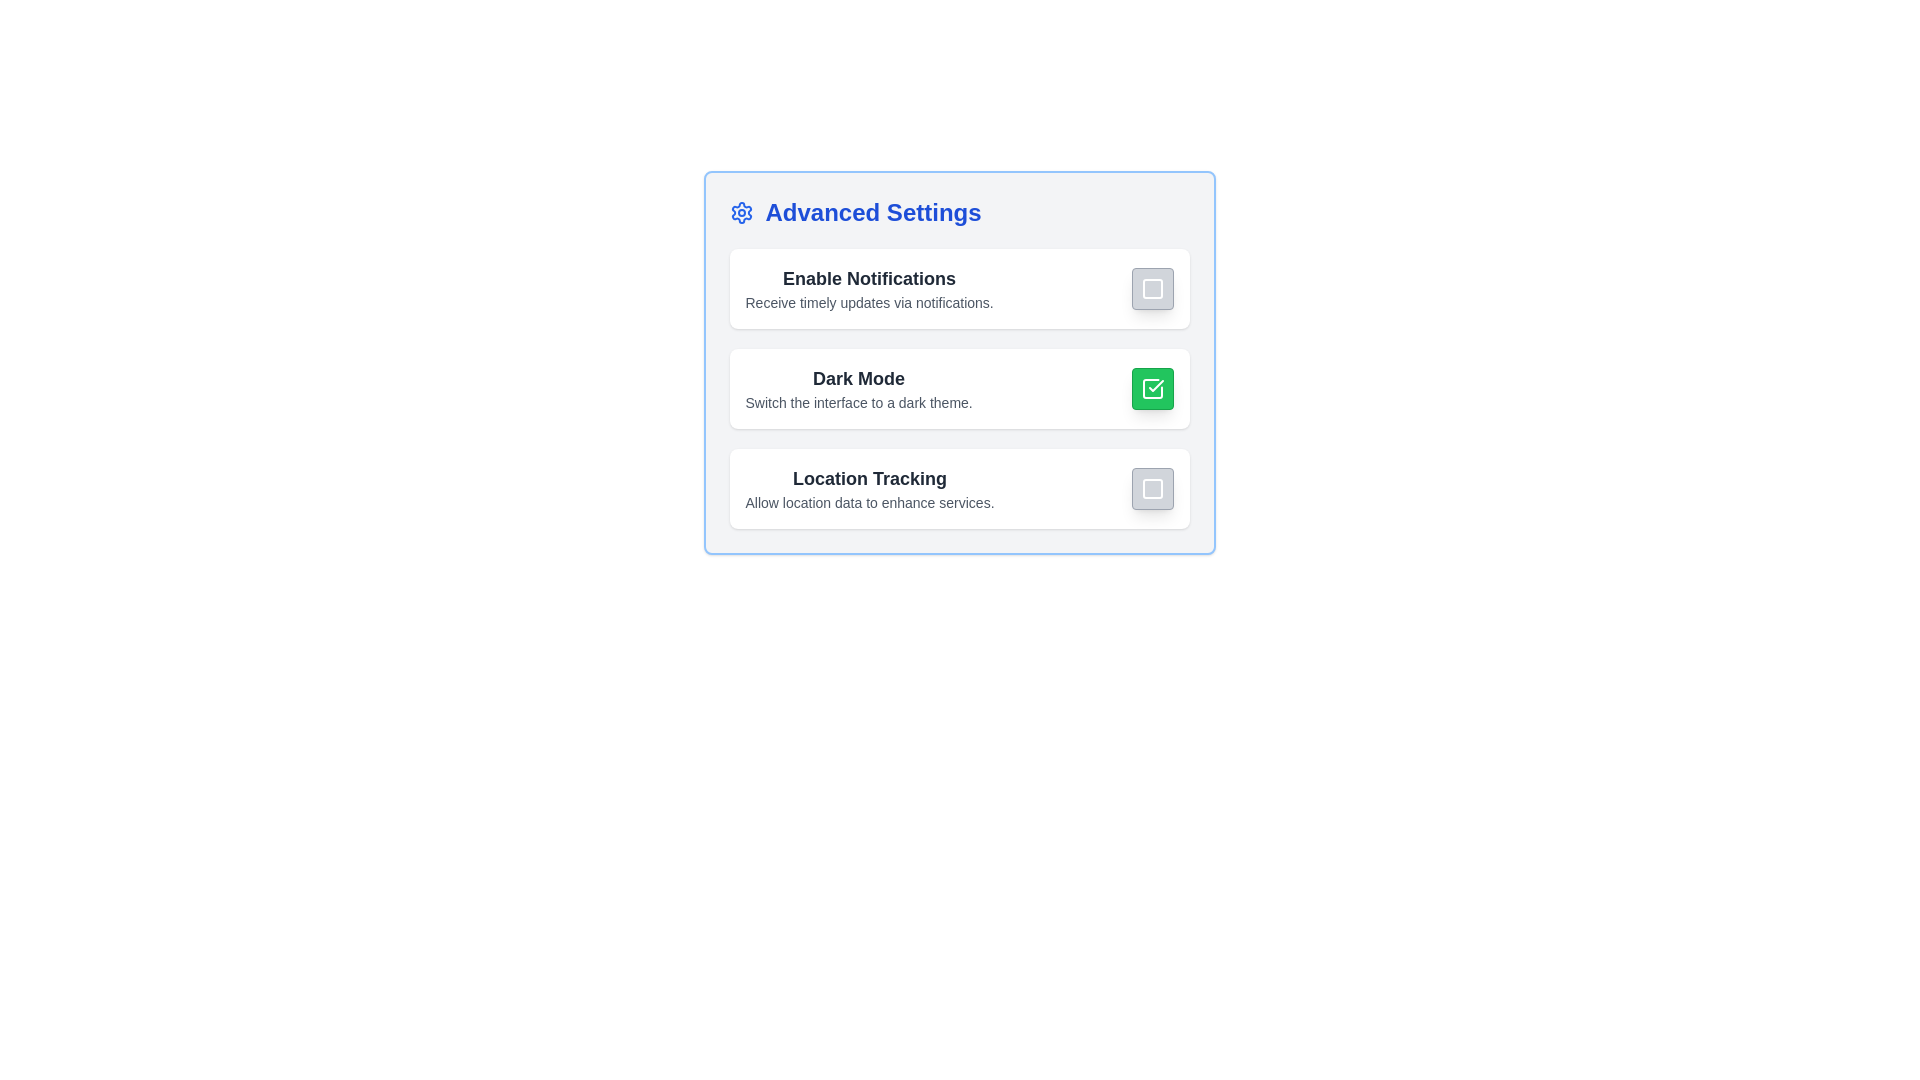  I want to click on the gear-shaped icon representing settings functionality located in the top-left section of the 'Advanced Settings' panel, so click(740, 212).